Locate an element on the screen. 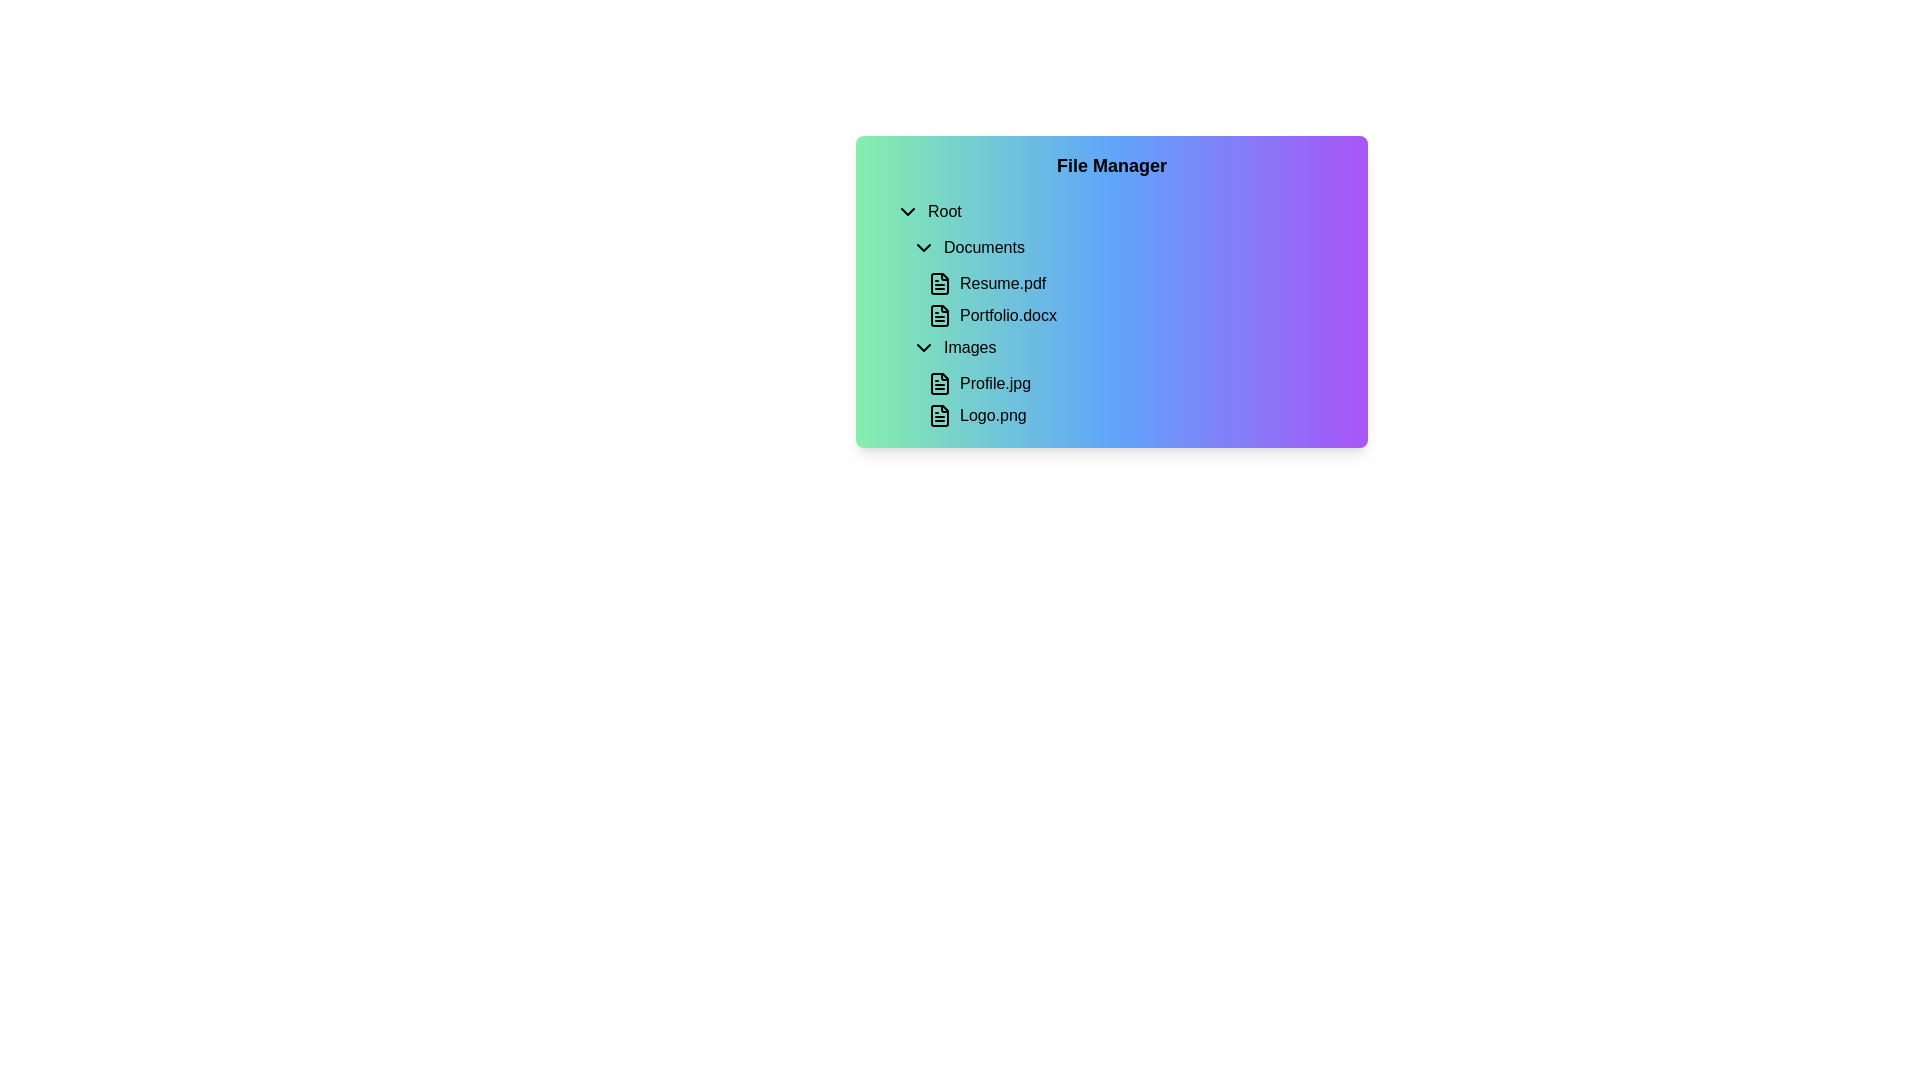  the Dropdown Icon, which is a small downward-pointing chevron located to the immediate left of the text 'Root' is located at coordinates (906, 212).